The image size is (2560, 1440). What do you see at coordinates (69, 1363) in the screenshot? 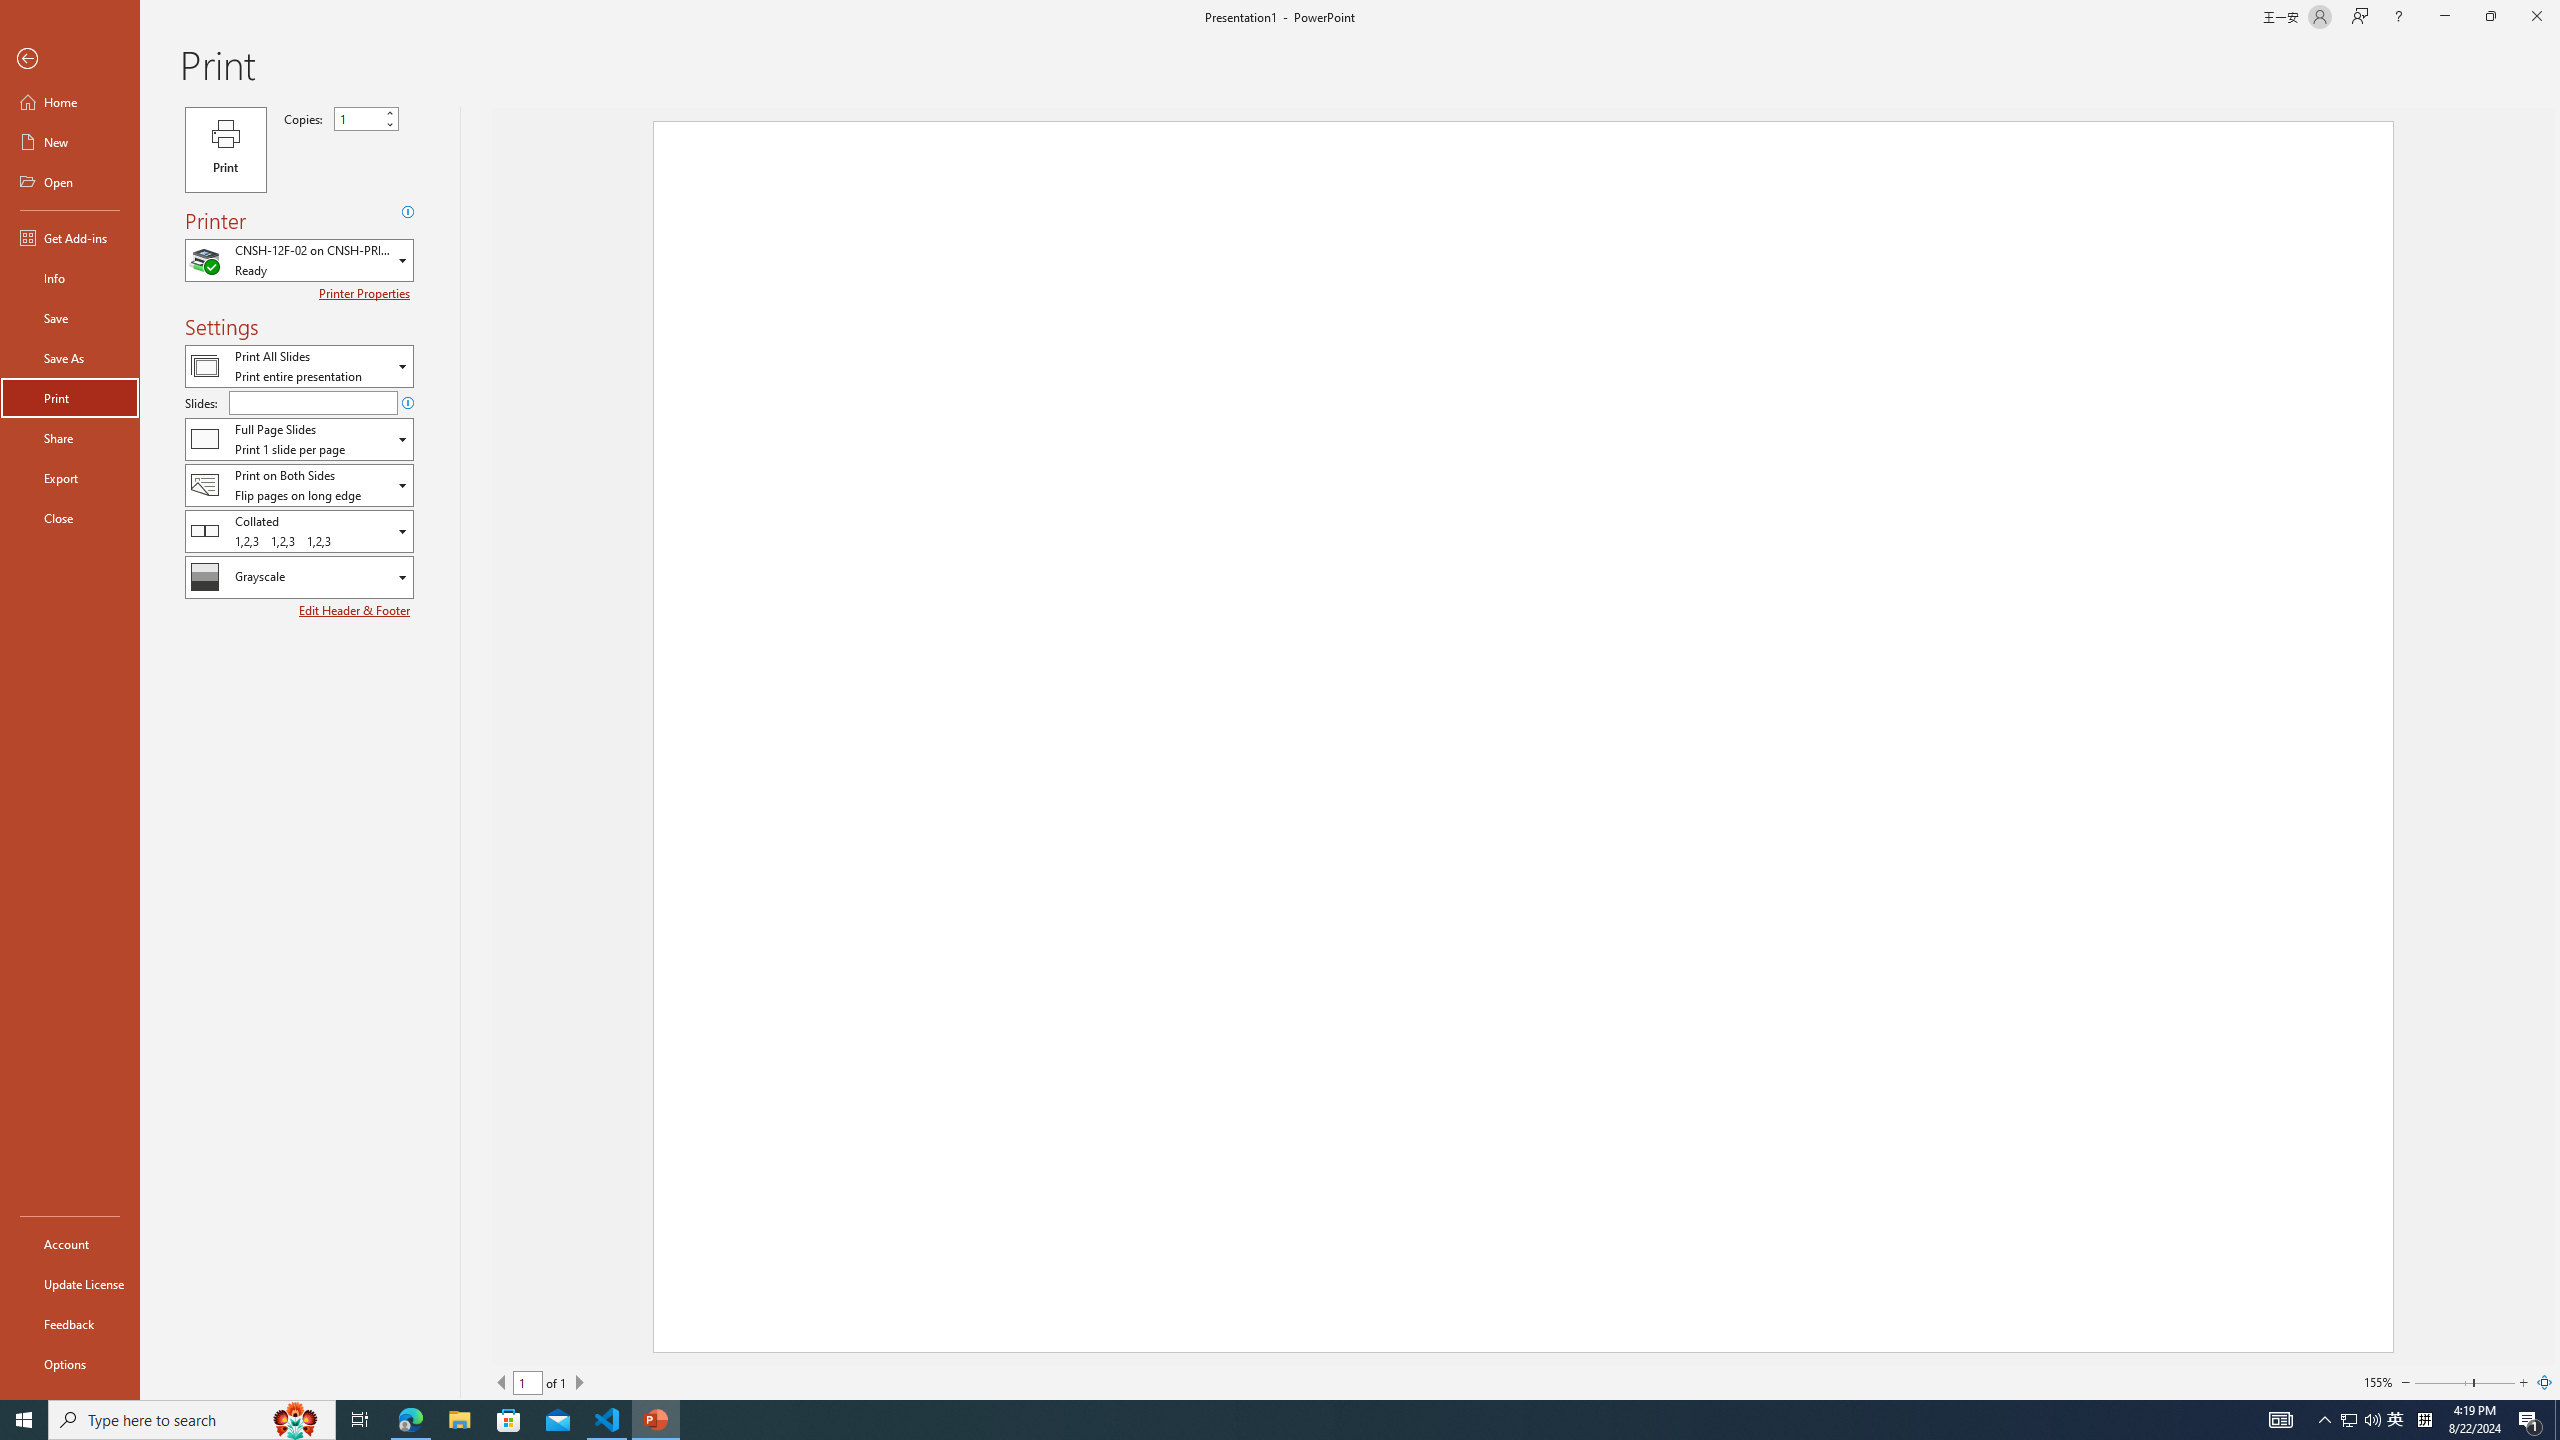
I see `'Options'` at bounding box center [69, 1363].